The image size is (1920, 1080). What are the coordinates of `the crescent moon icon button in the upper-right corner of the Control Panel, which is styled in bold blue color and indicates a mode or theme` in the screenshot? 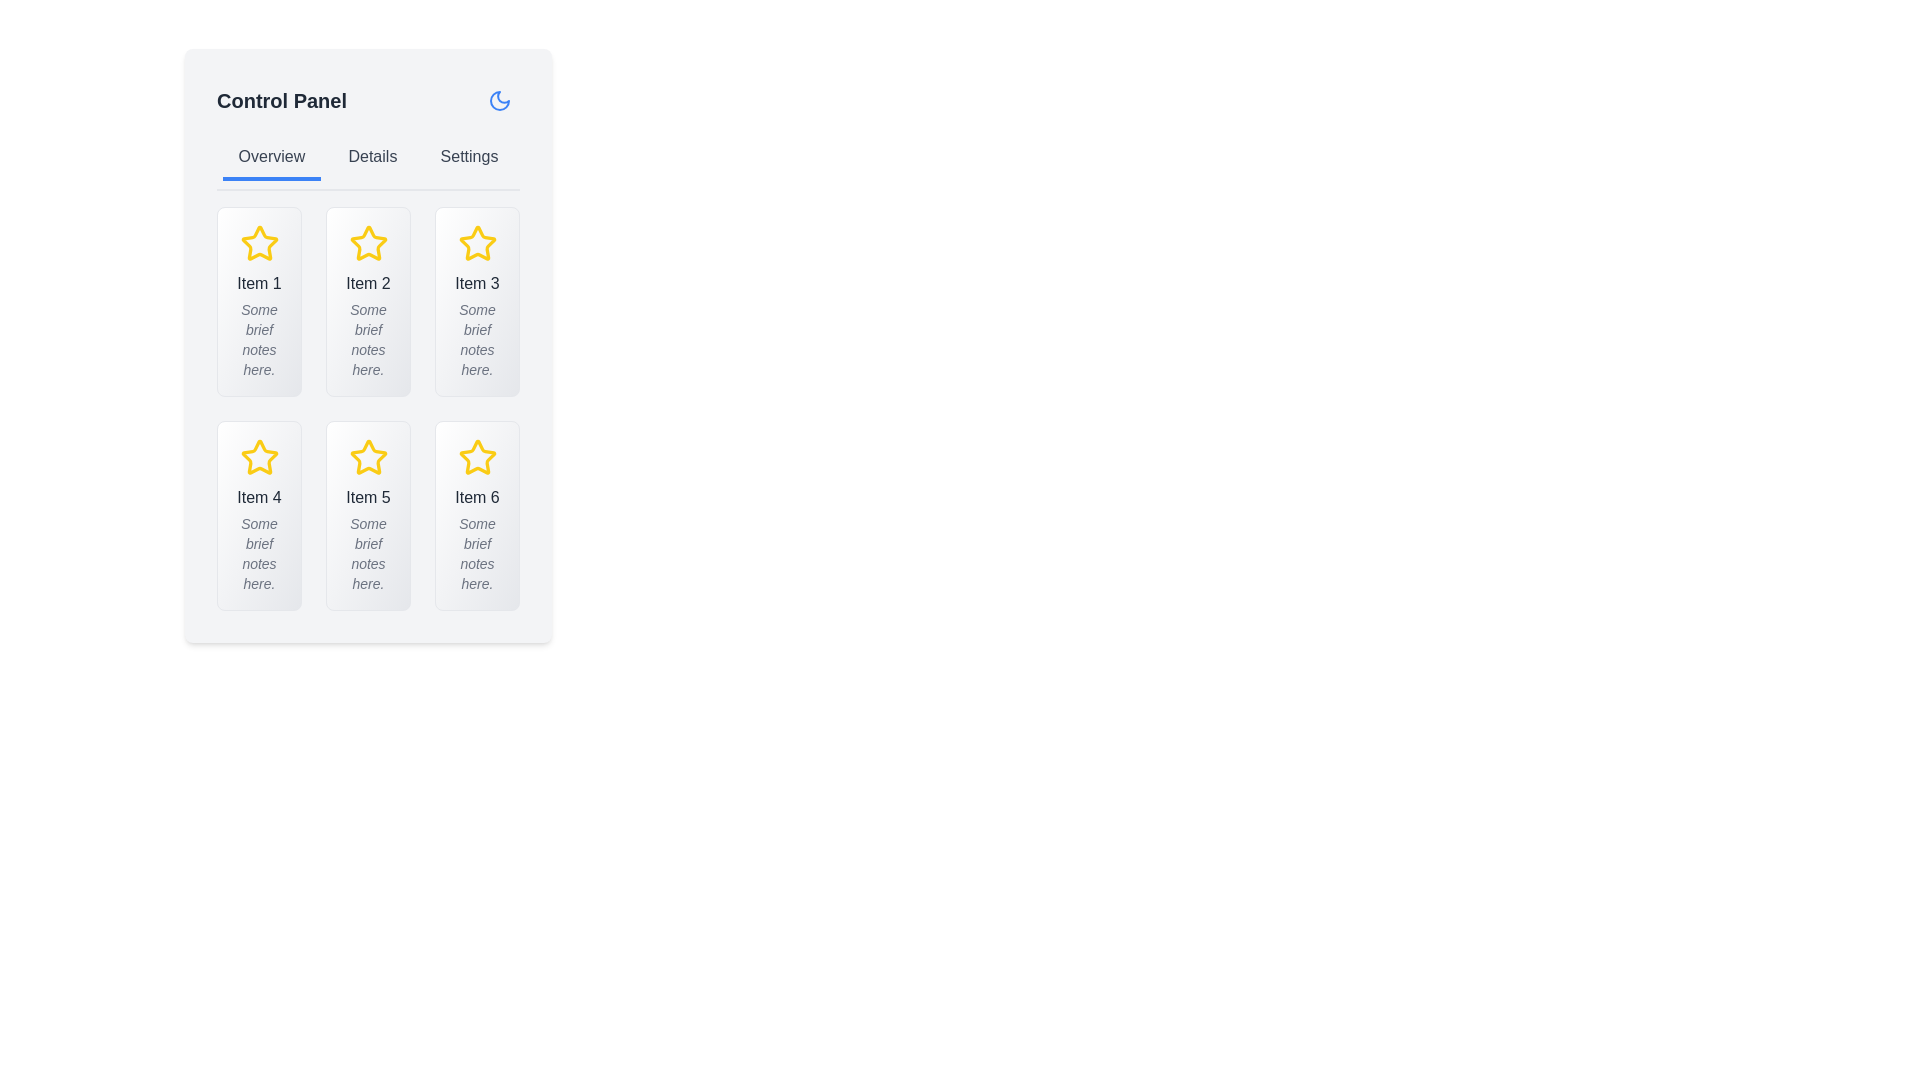 It's located at (499, 100).